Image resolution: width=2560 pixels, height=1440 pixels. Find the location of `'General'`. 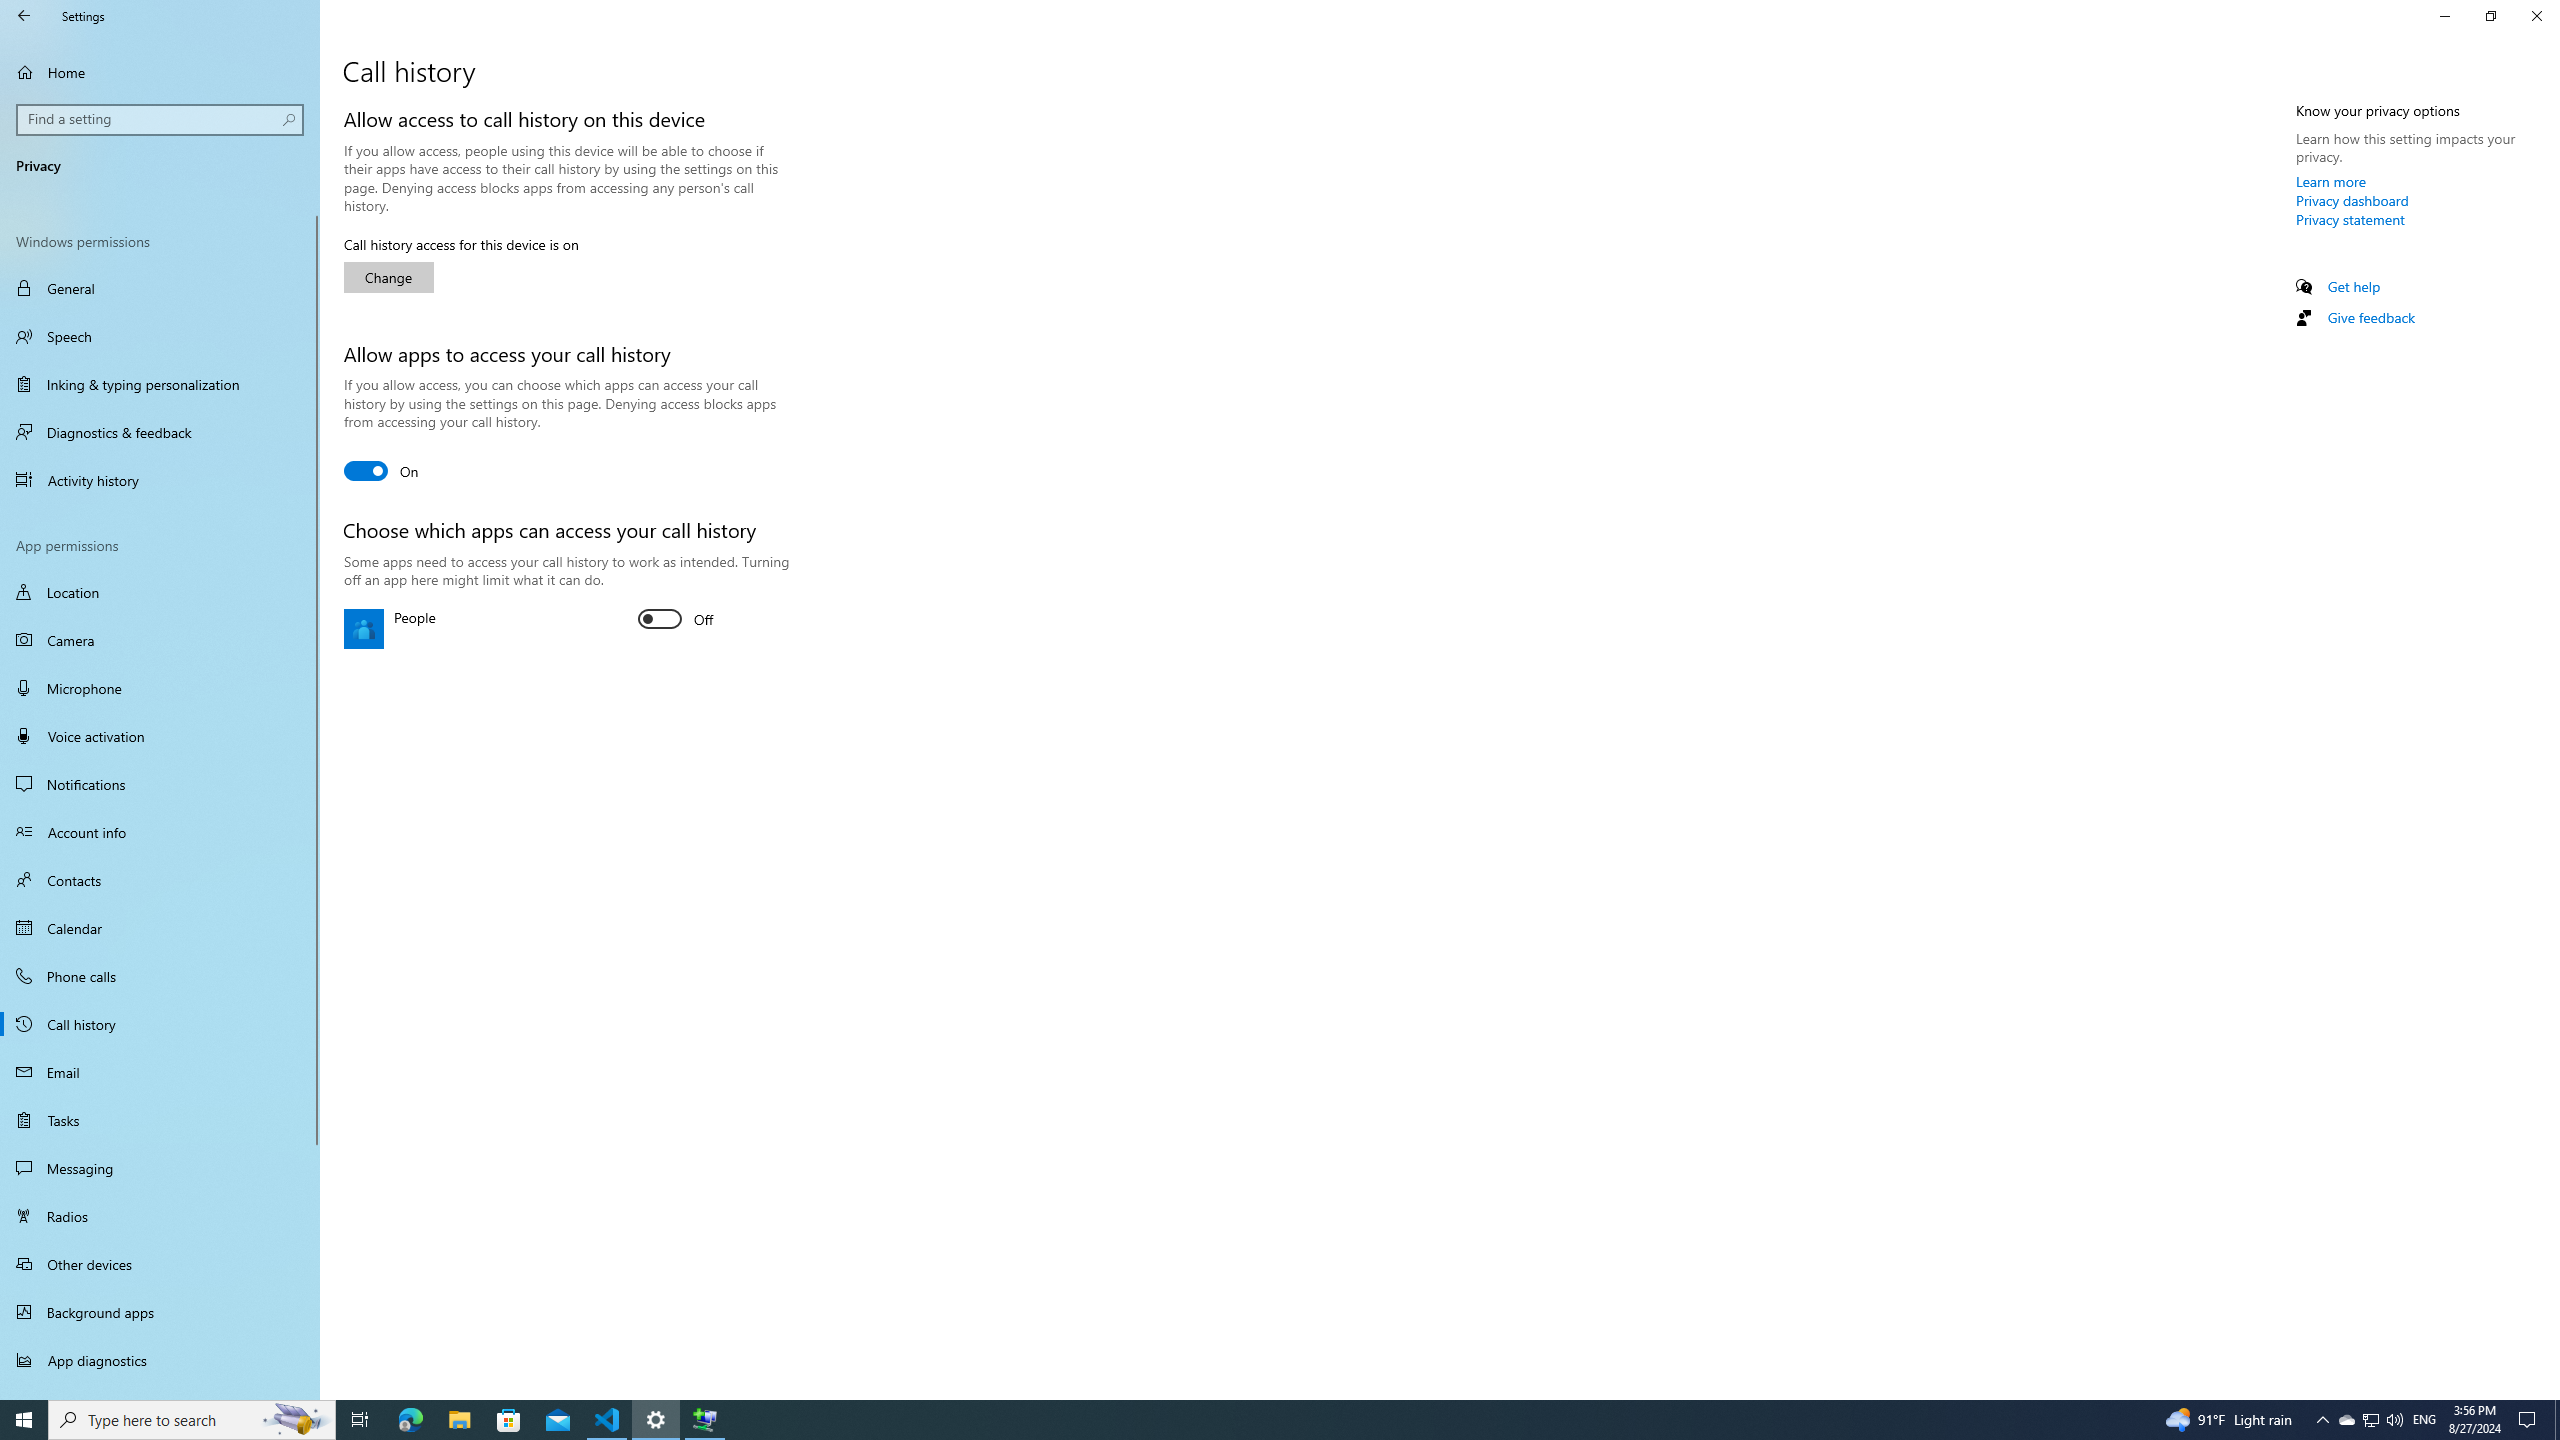

'General' is located at coordinates (159, 287).